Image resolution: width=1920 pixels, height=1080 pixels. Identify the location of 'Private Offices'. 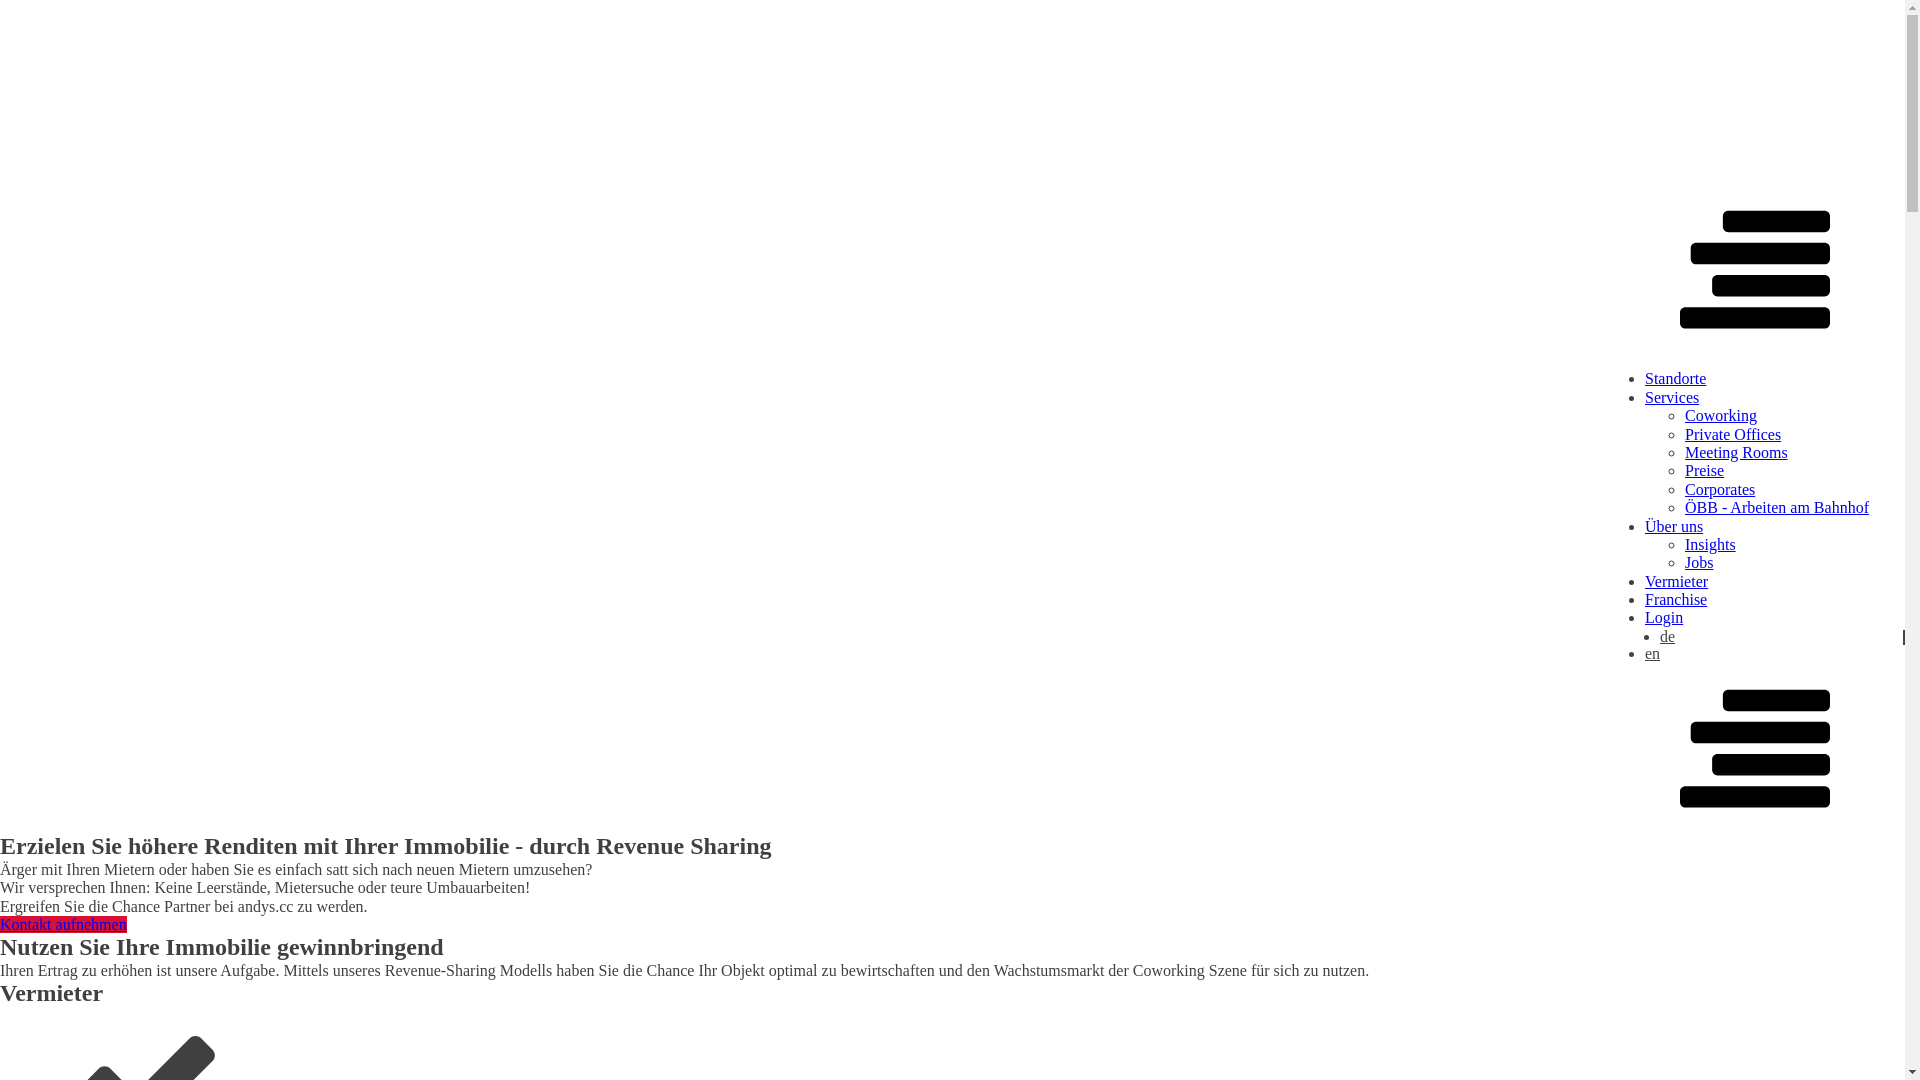
(1731, 433).